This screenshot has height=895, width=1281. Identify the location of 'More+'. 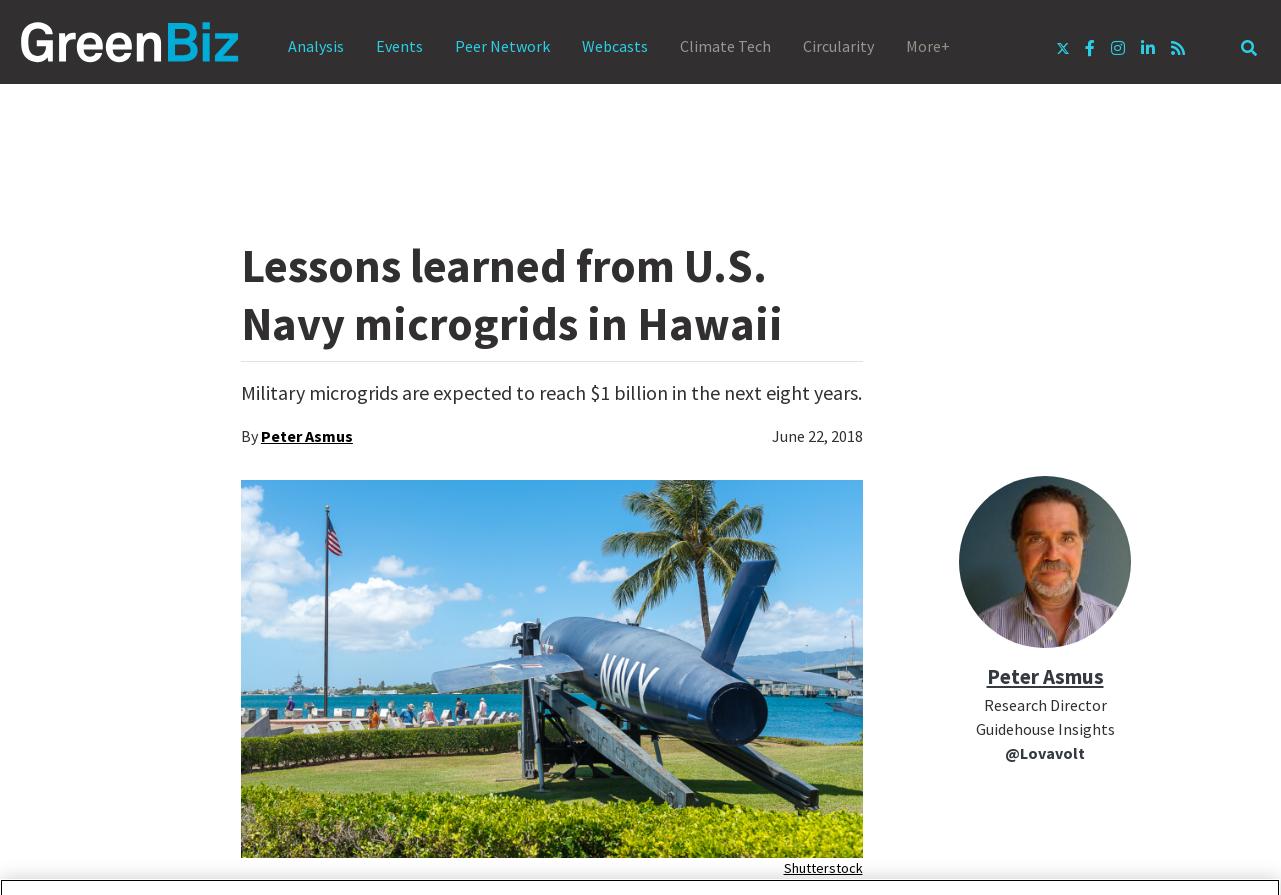
(927, 45).